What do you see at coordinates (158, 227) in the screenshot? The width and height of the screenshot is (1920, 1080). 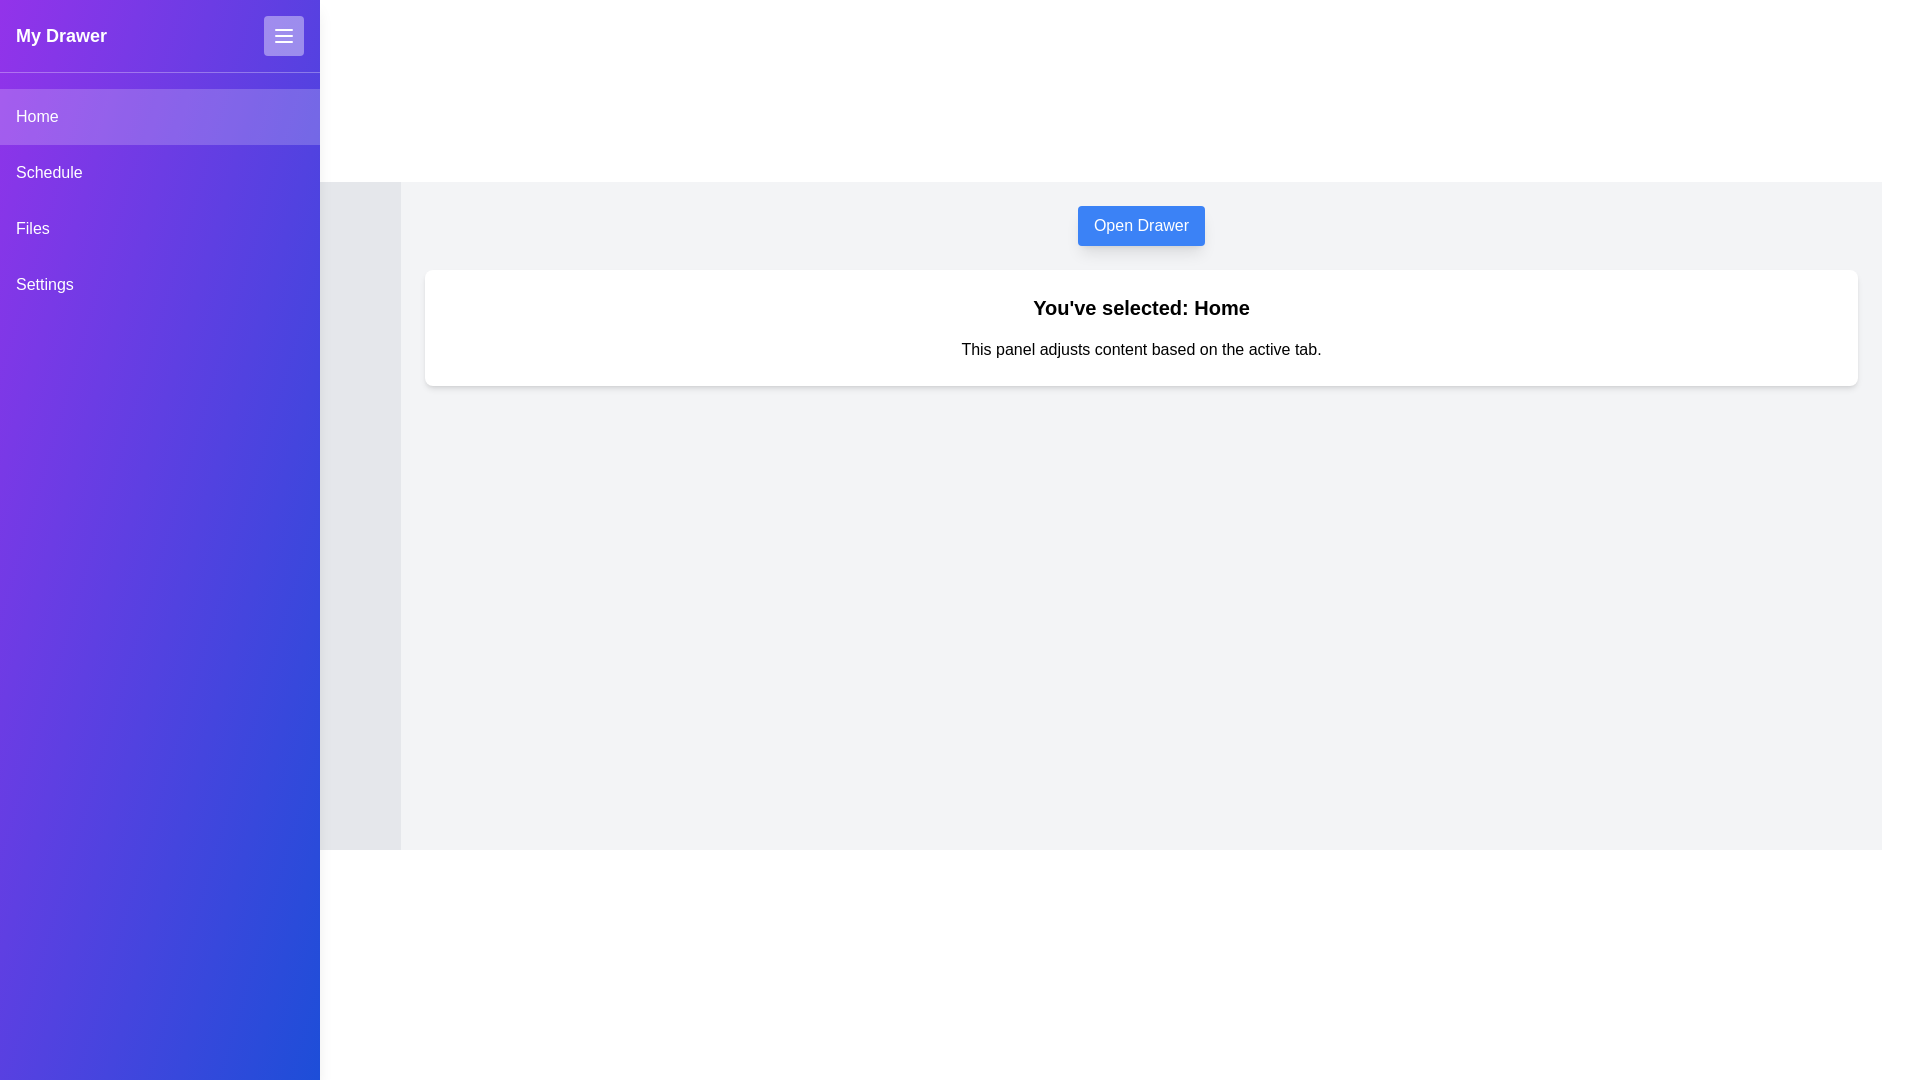 I see `the Files tab from the drawer menu` at bounding box center [158, 227].